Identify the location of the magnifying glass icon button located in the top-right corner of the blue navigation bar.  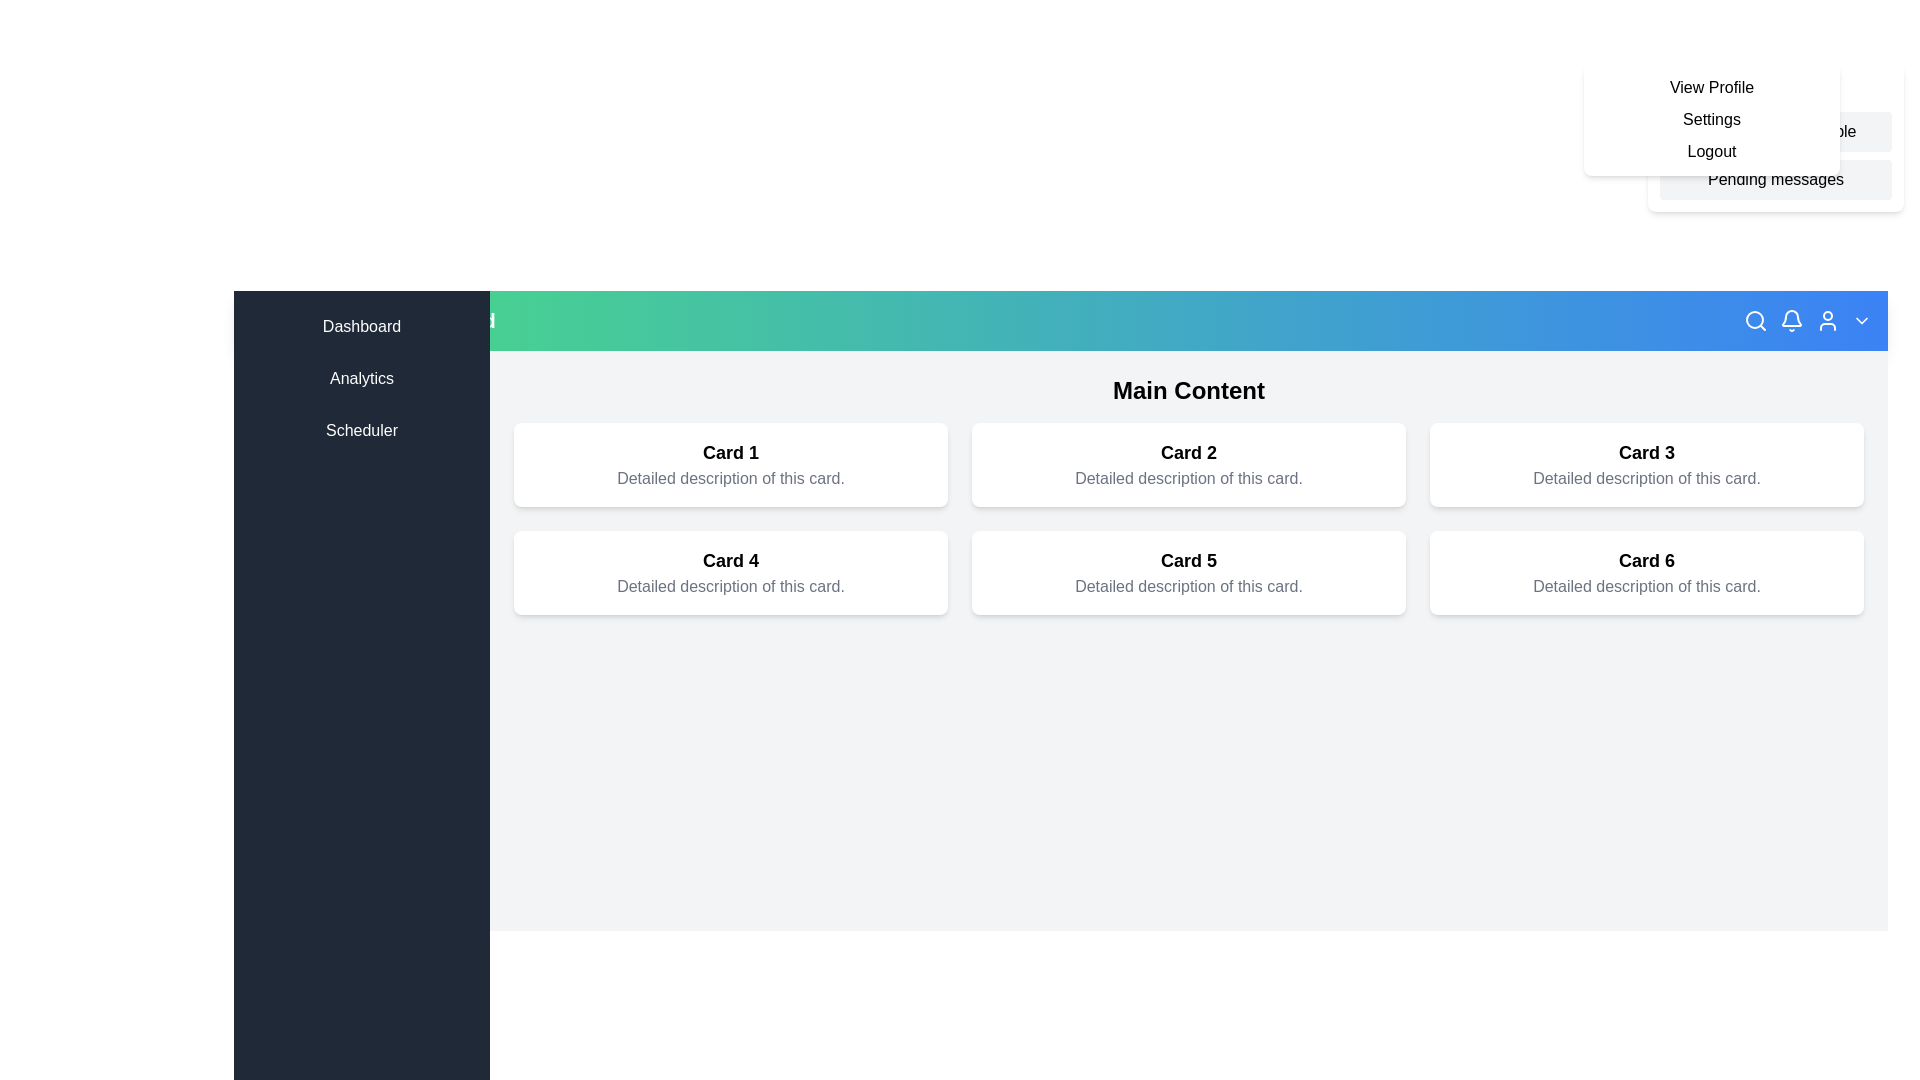
(1755, 319).